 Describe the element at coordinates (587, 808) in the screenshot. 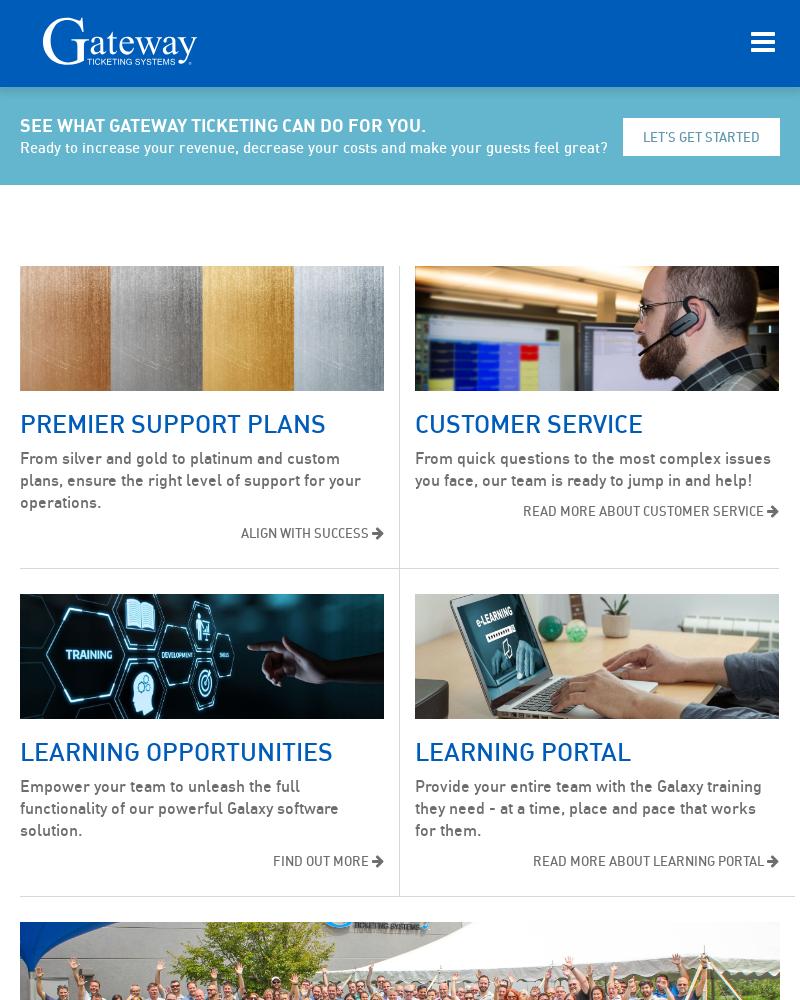

I see `'Provide your entire team with the Galaxy training they need - at a time, place and pace that works for them.'` at that location.